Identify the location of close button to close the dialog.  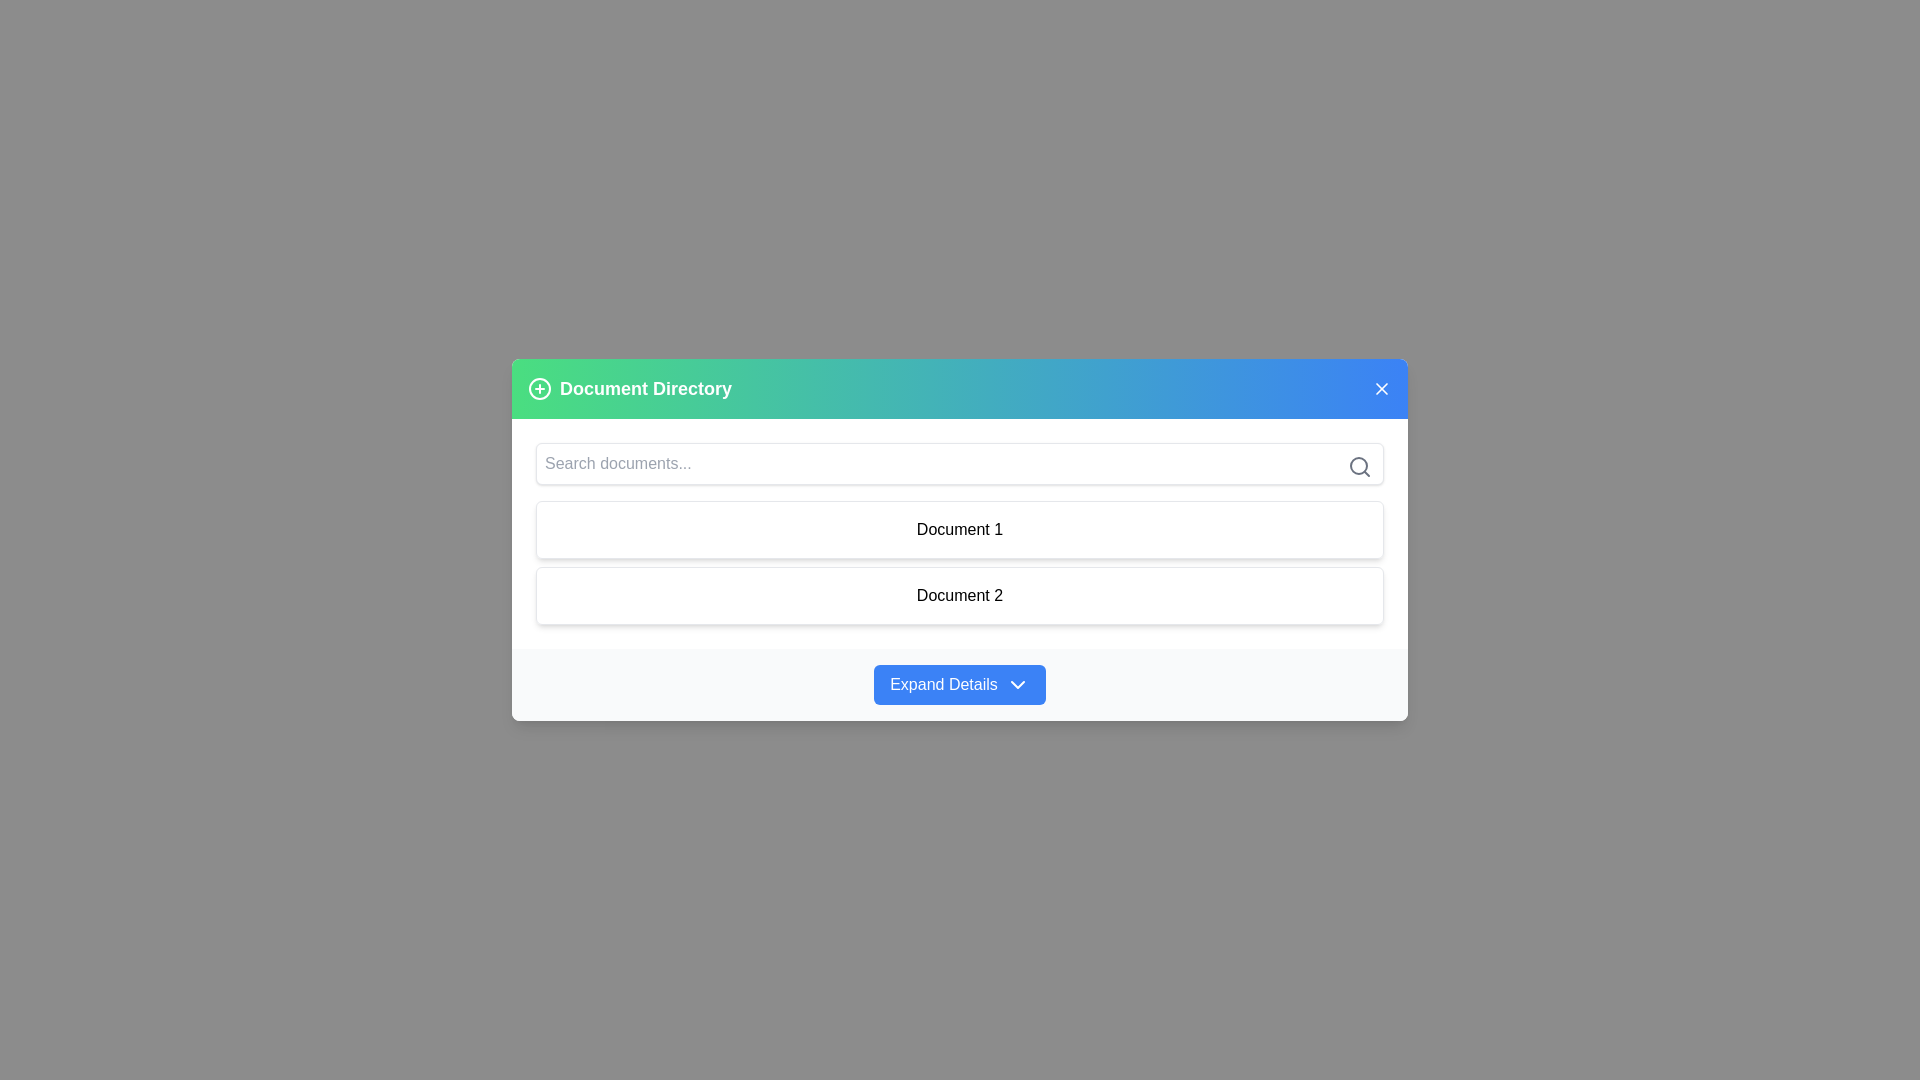
(1381, 388).